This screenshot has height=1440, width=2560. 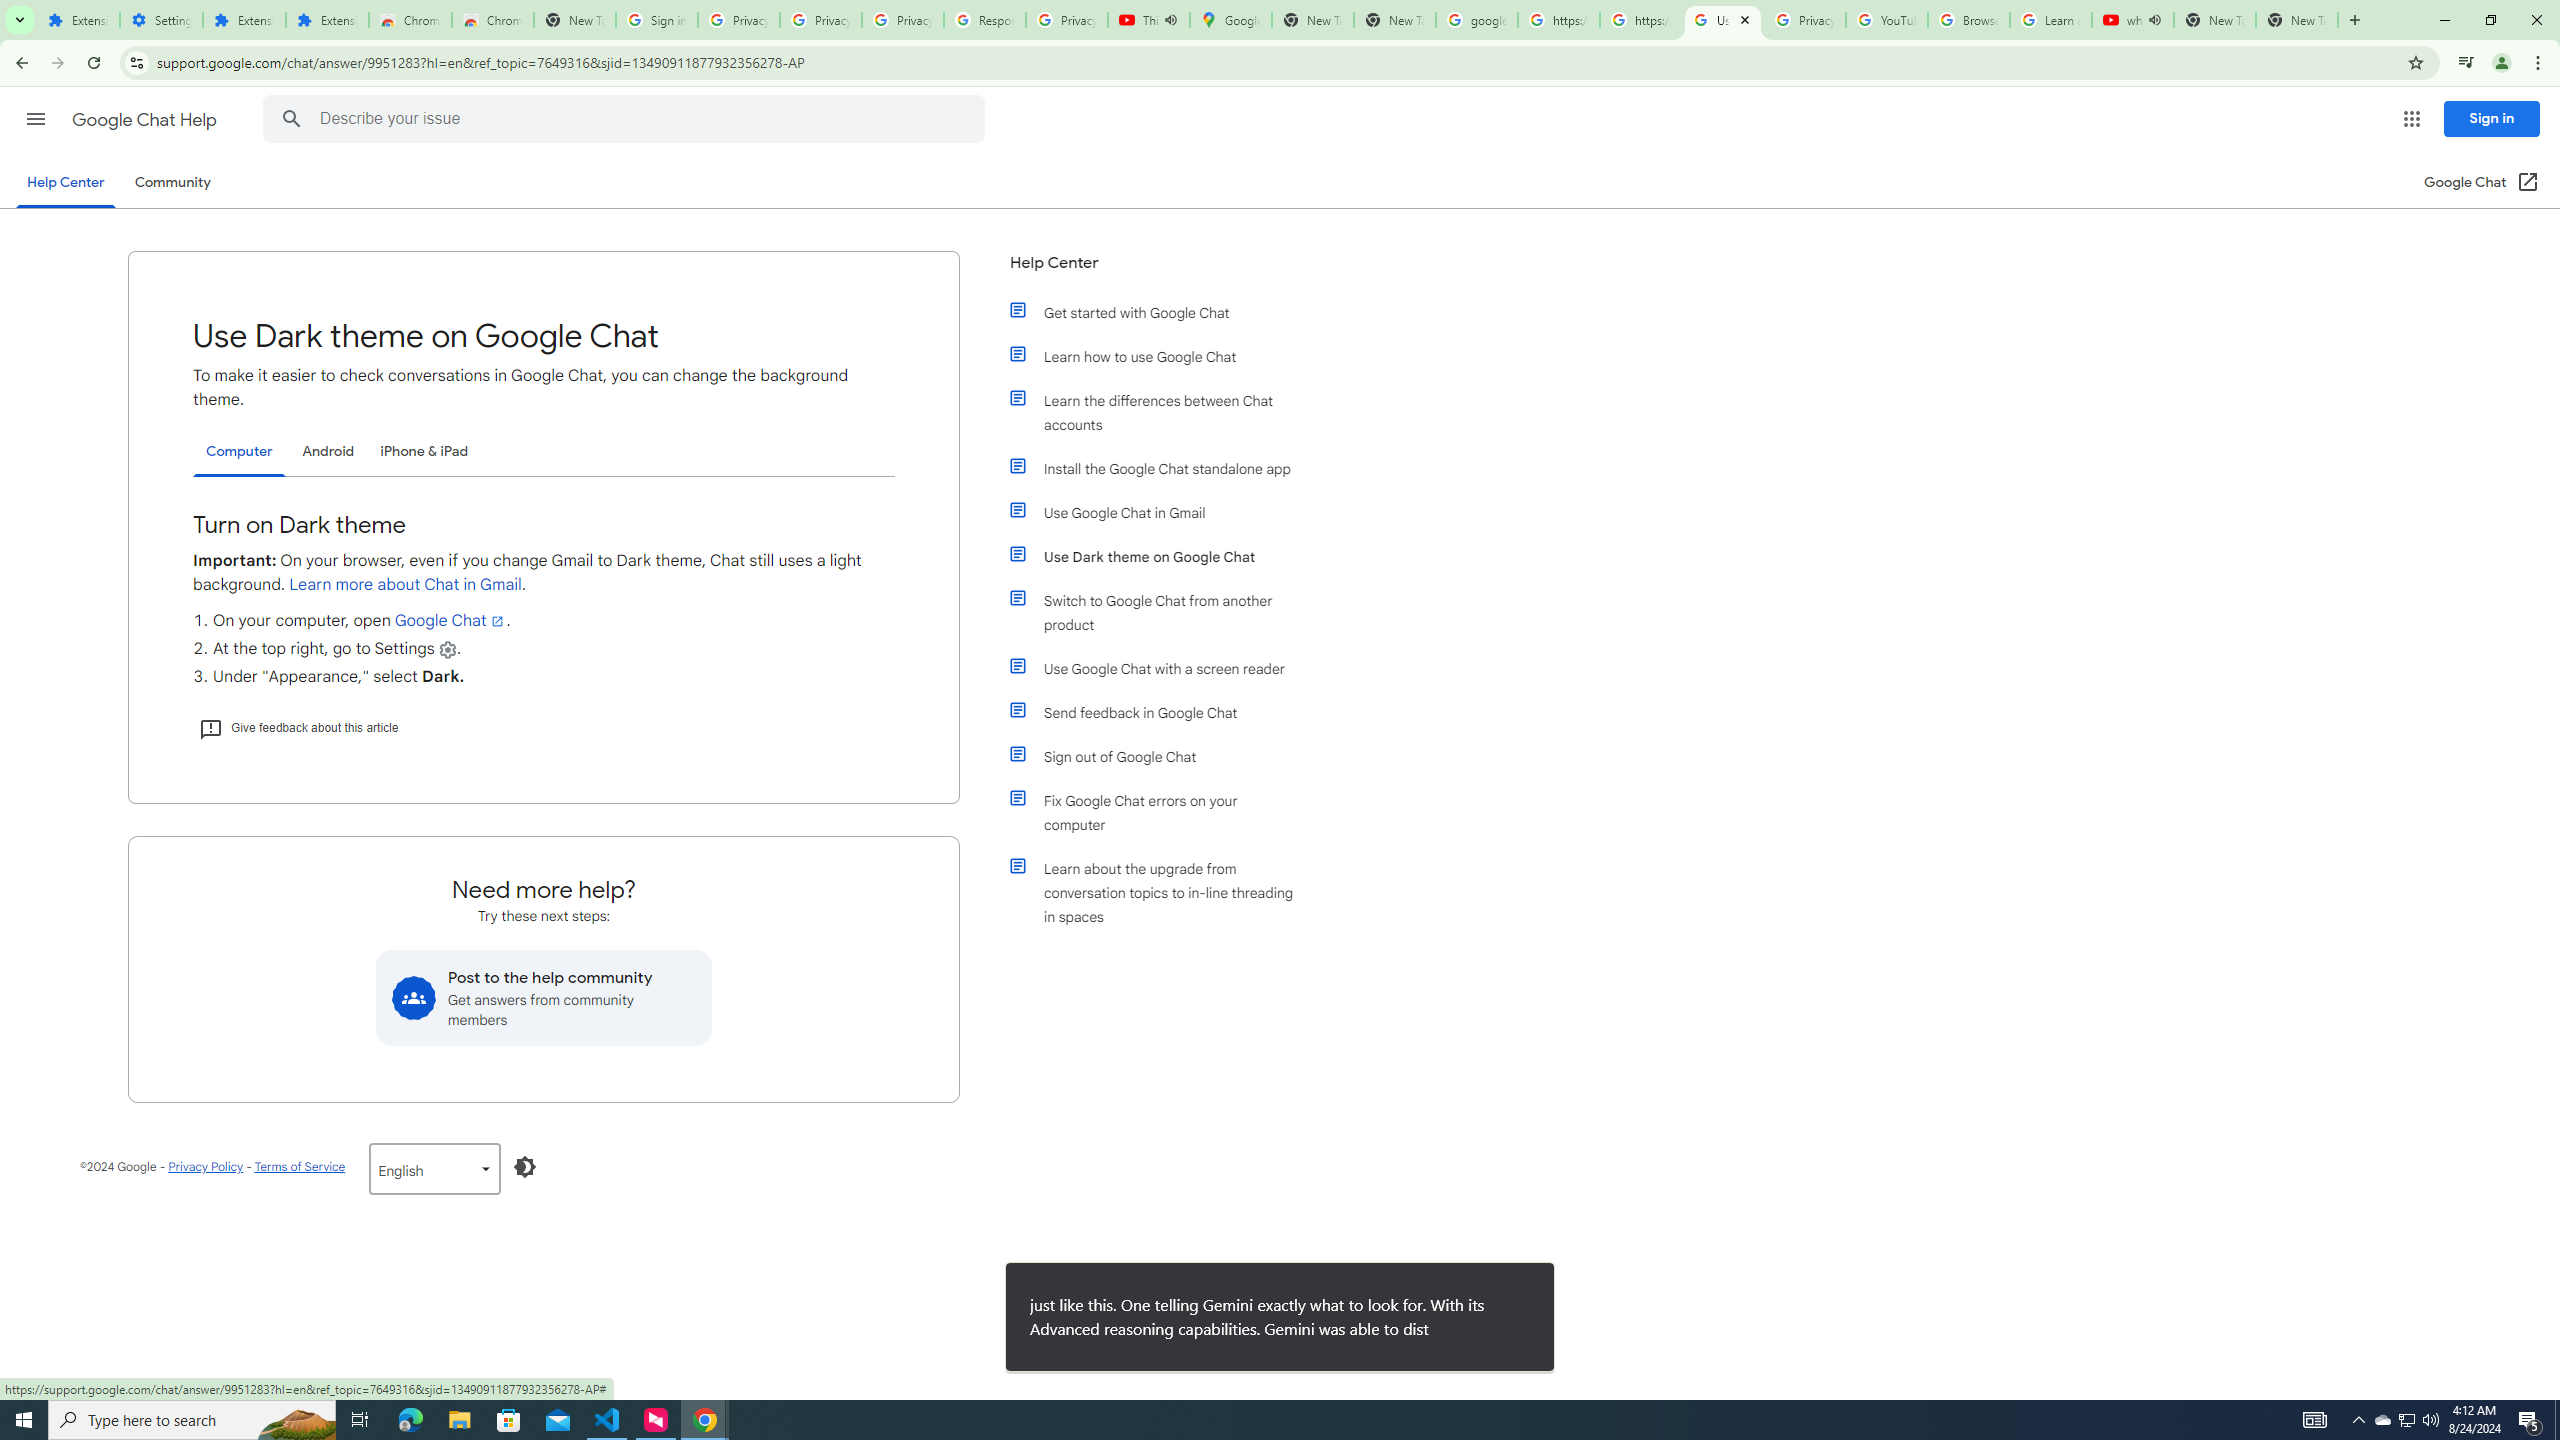 I want to click on 'Learn how to use Google Chat', so click(x=1162, y=356).